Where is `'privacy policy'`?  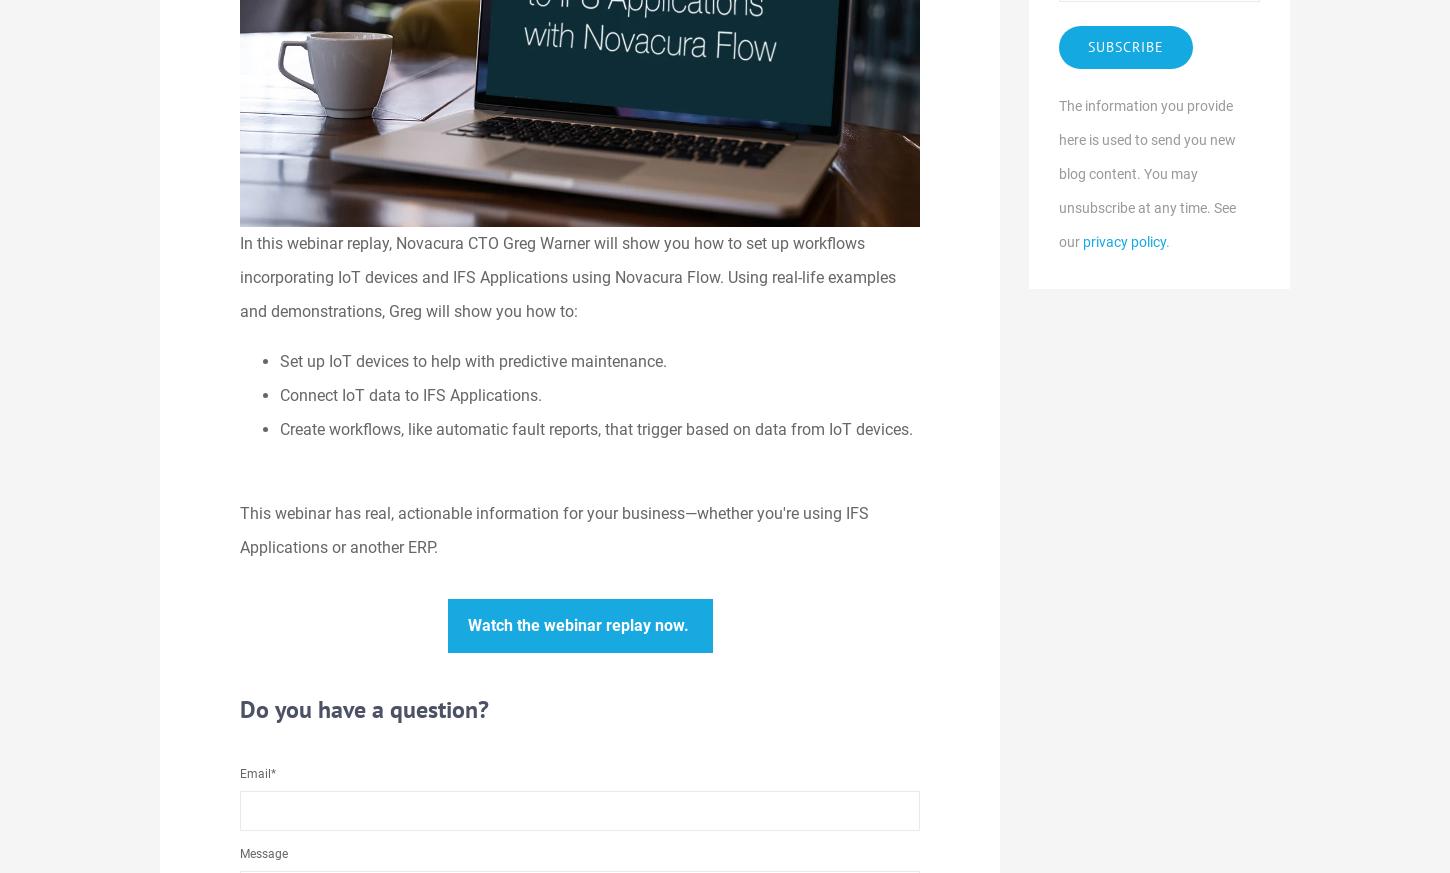 'privacy policy' is located at coordinates (1123, 240).